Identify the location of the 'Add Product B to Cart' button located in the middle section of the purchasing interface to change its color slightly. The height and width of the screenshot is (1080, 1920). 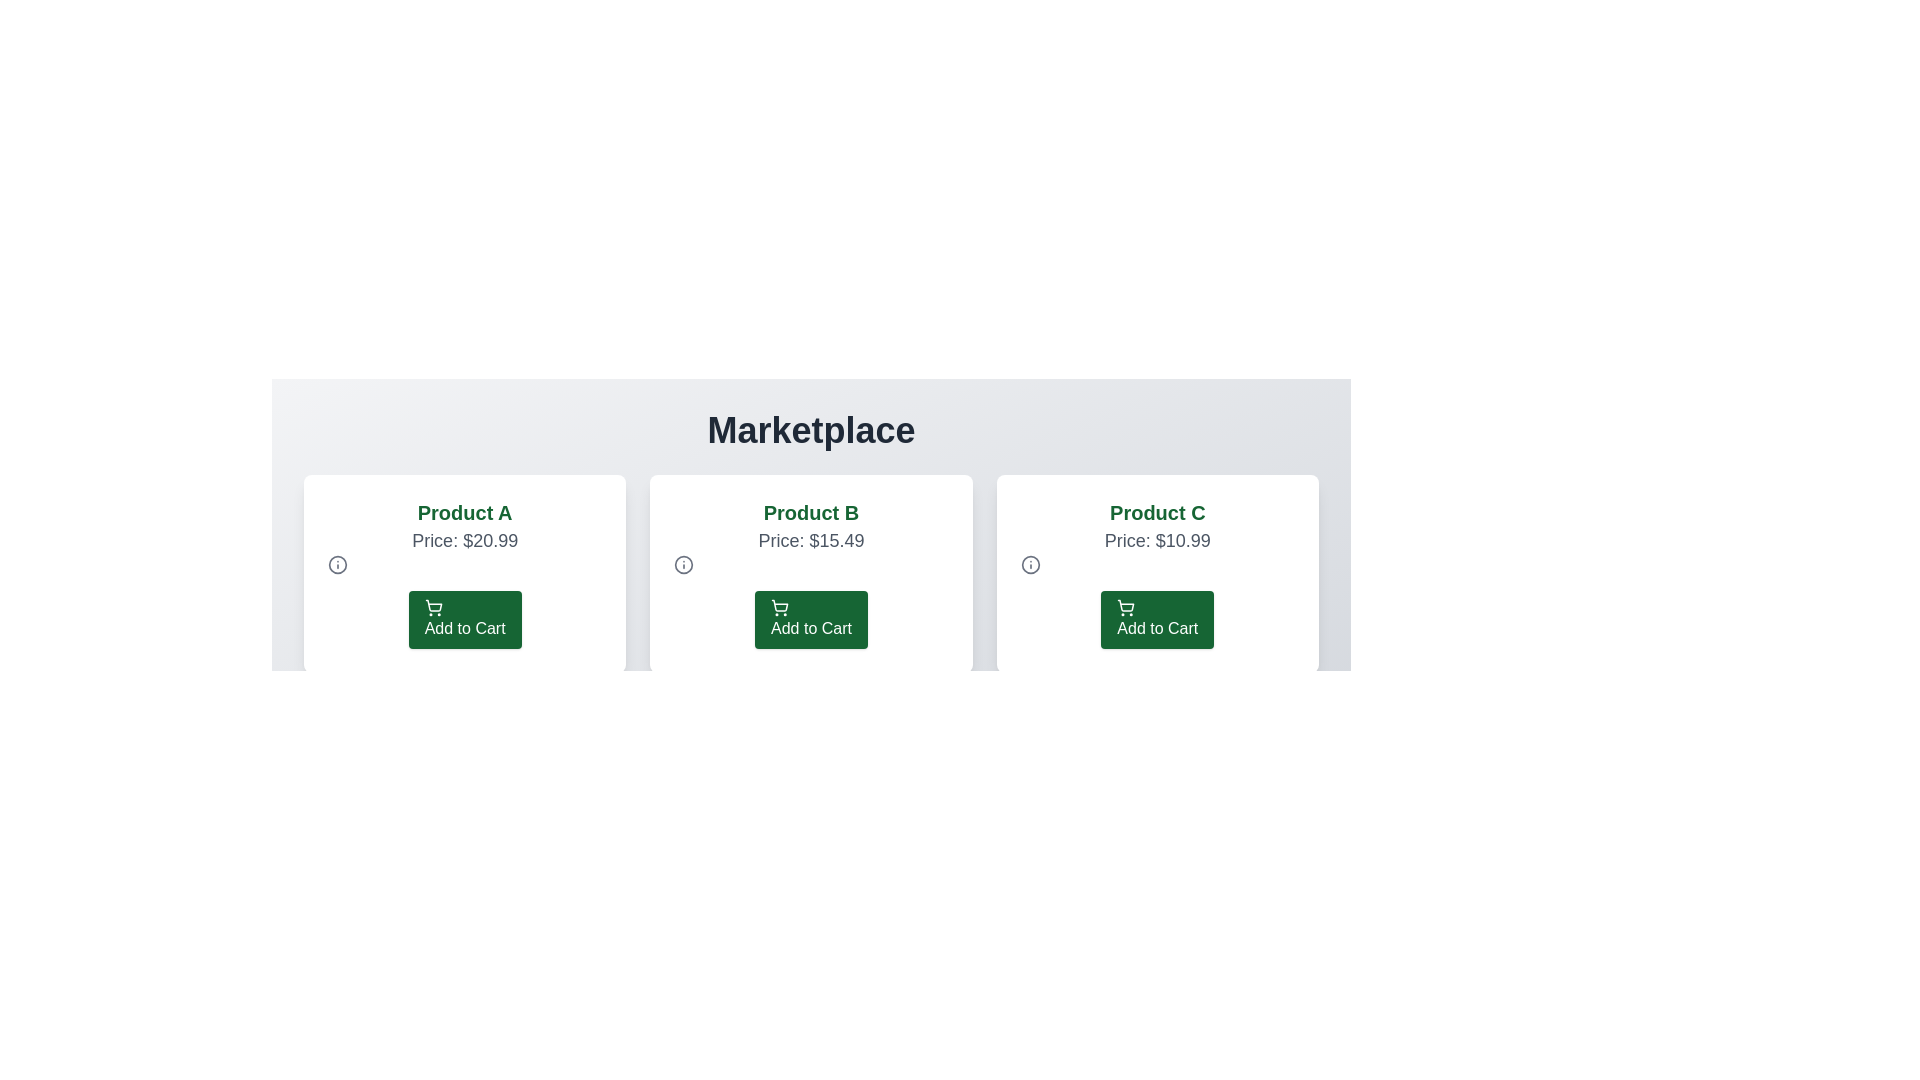
(811, 619).